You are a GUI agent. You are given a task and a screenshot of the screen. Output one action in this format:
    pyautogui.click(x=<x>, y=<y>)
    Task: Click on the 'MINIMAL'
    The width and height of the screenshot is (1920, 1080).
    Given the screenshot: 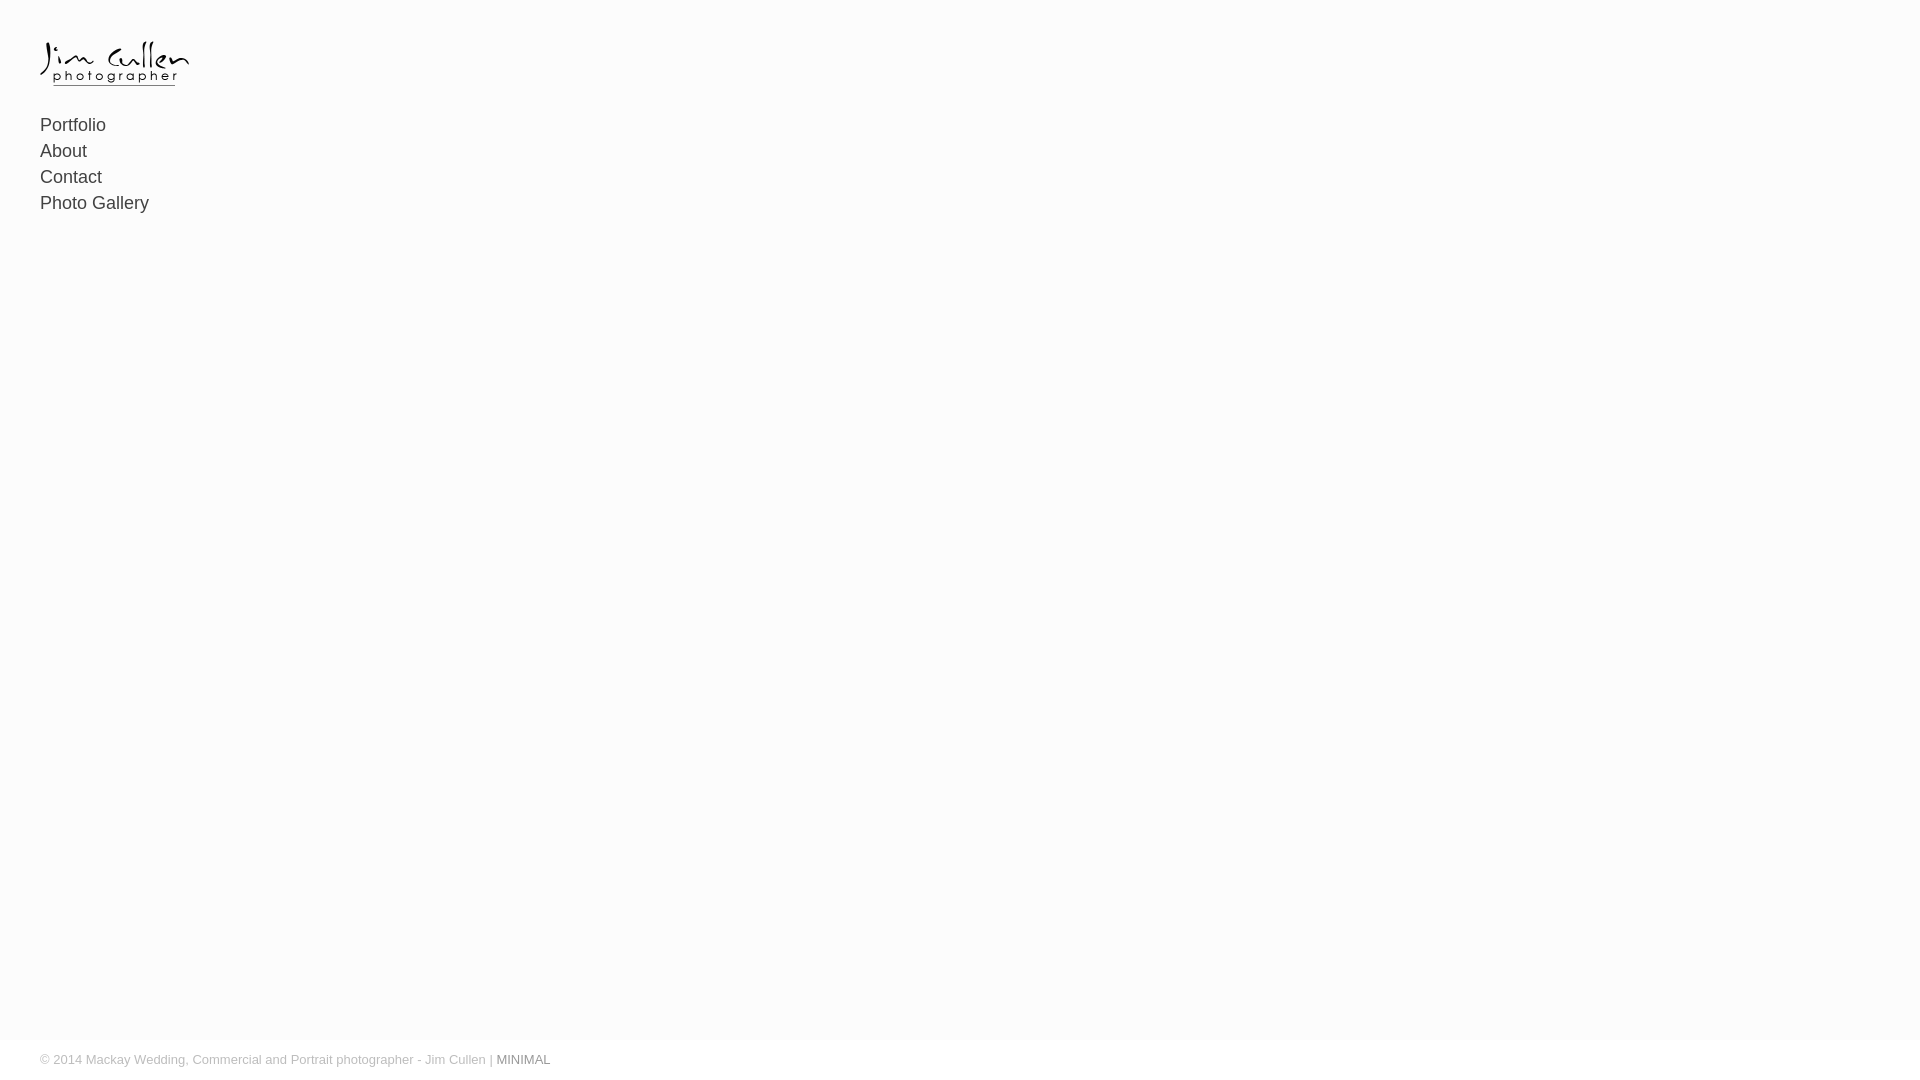 What is the action you would take?
    pyautogui.click(x=523, y=1058)
    